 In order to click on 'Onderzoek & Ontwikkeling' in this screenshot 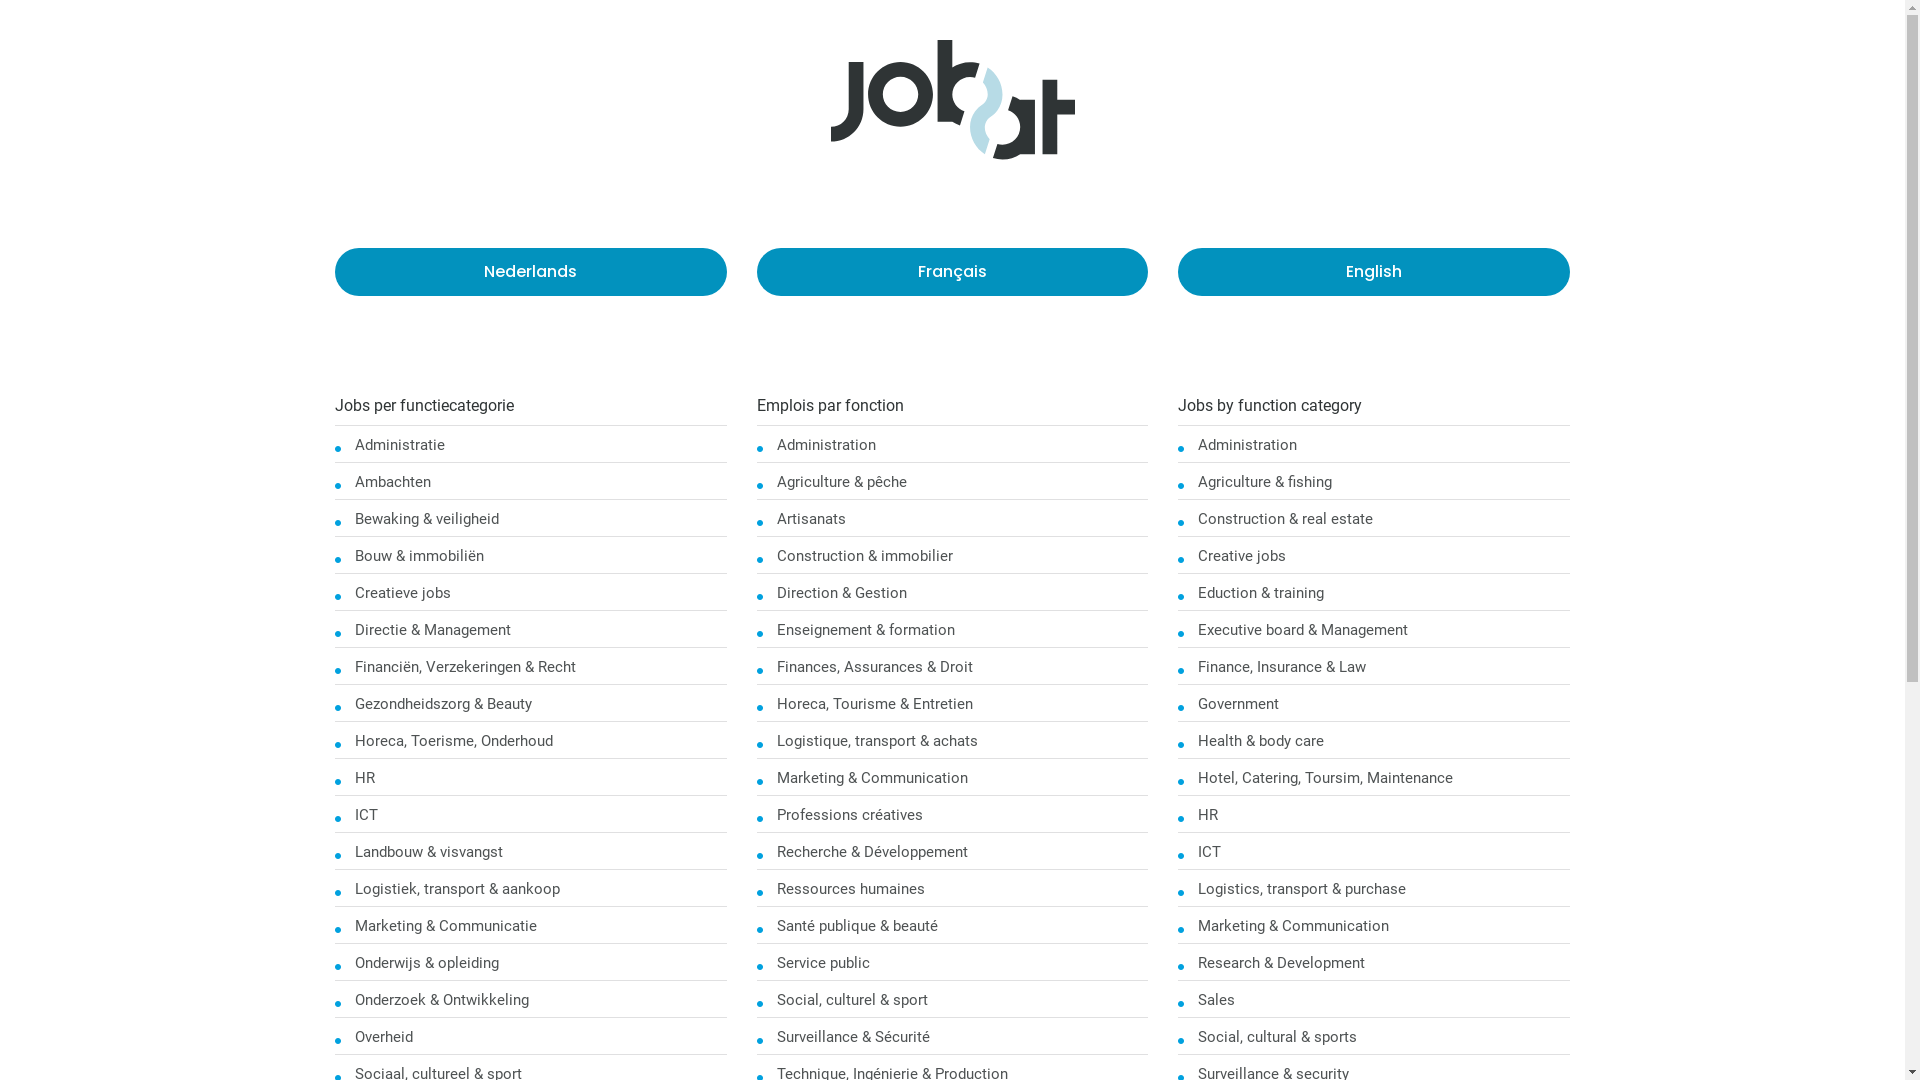, I will do `click(440, 999)`.